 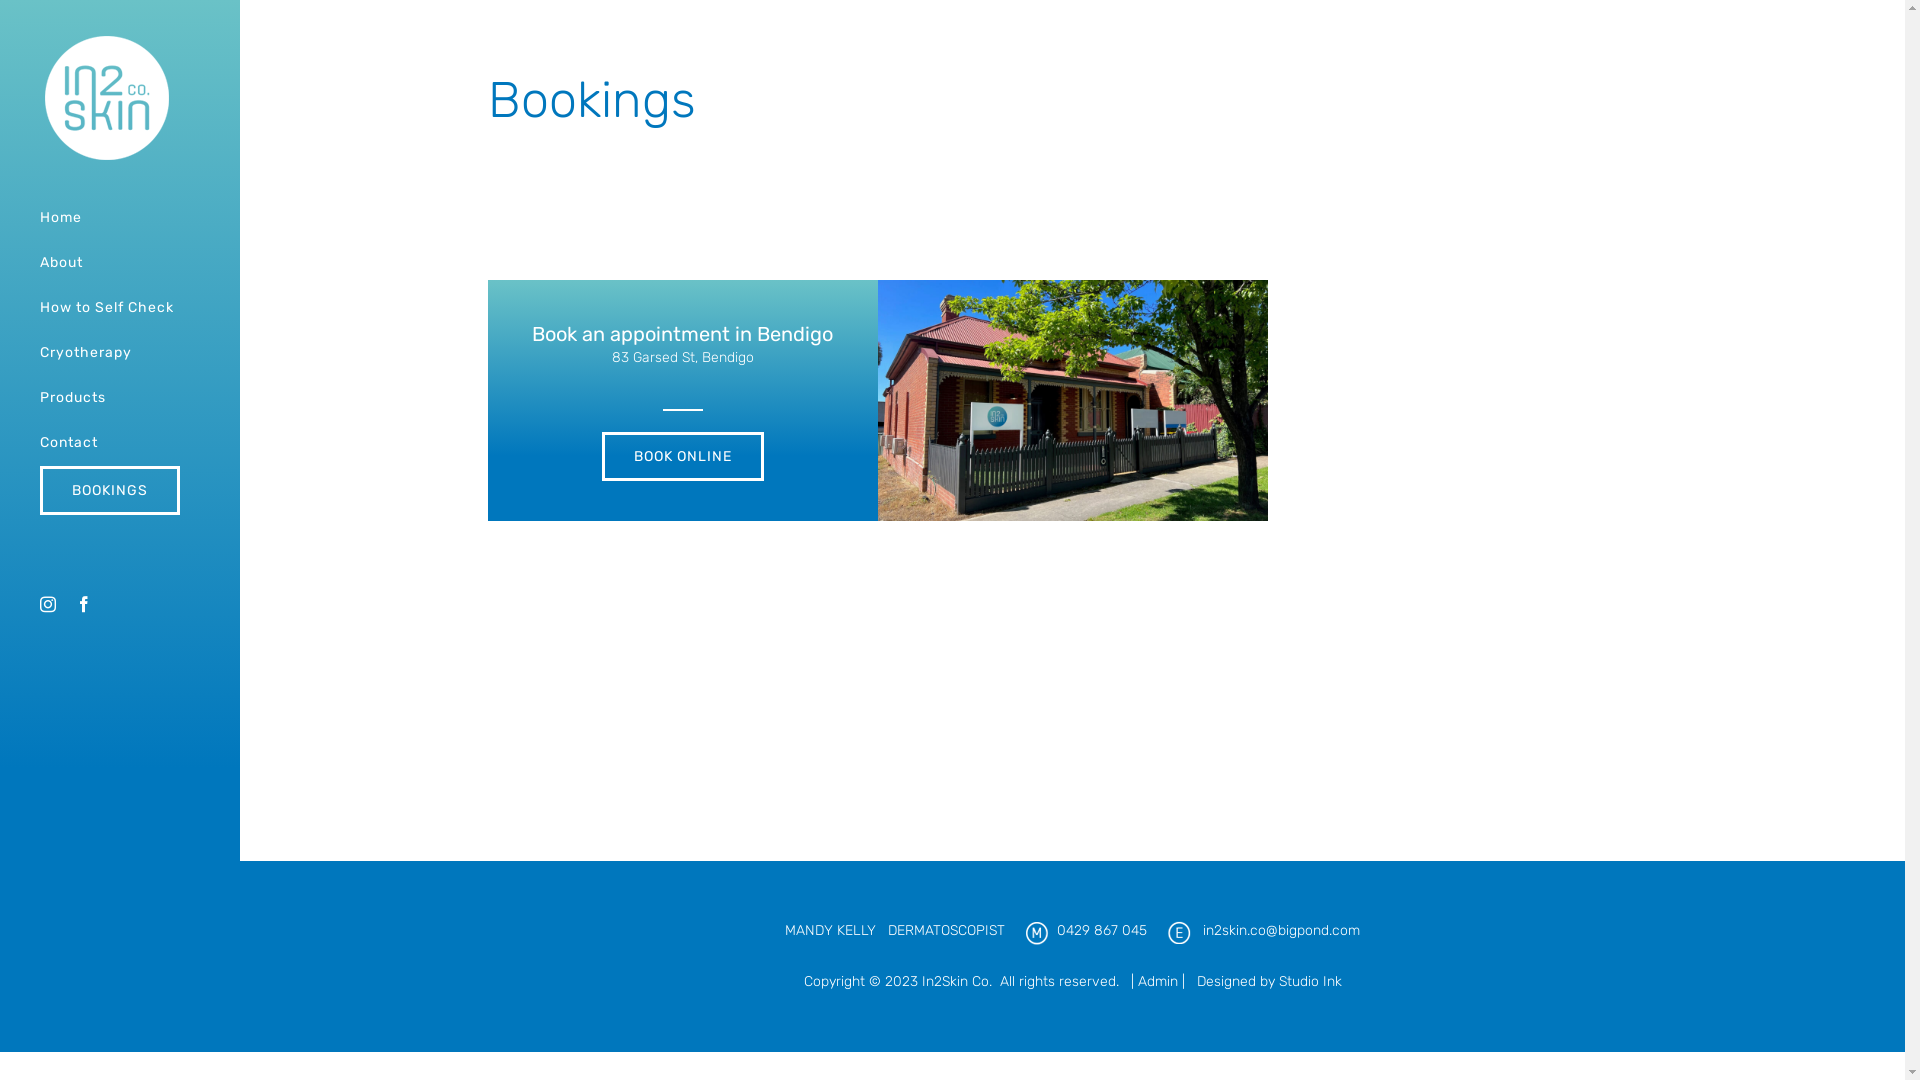 What do you see at coordinates (118, 490) in the screenshot?
I see `'BOOKINGS'` at bounding box center [118, 490].